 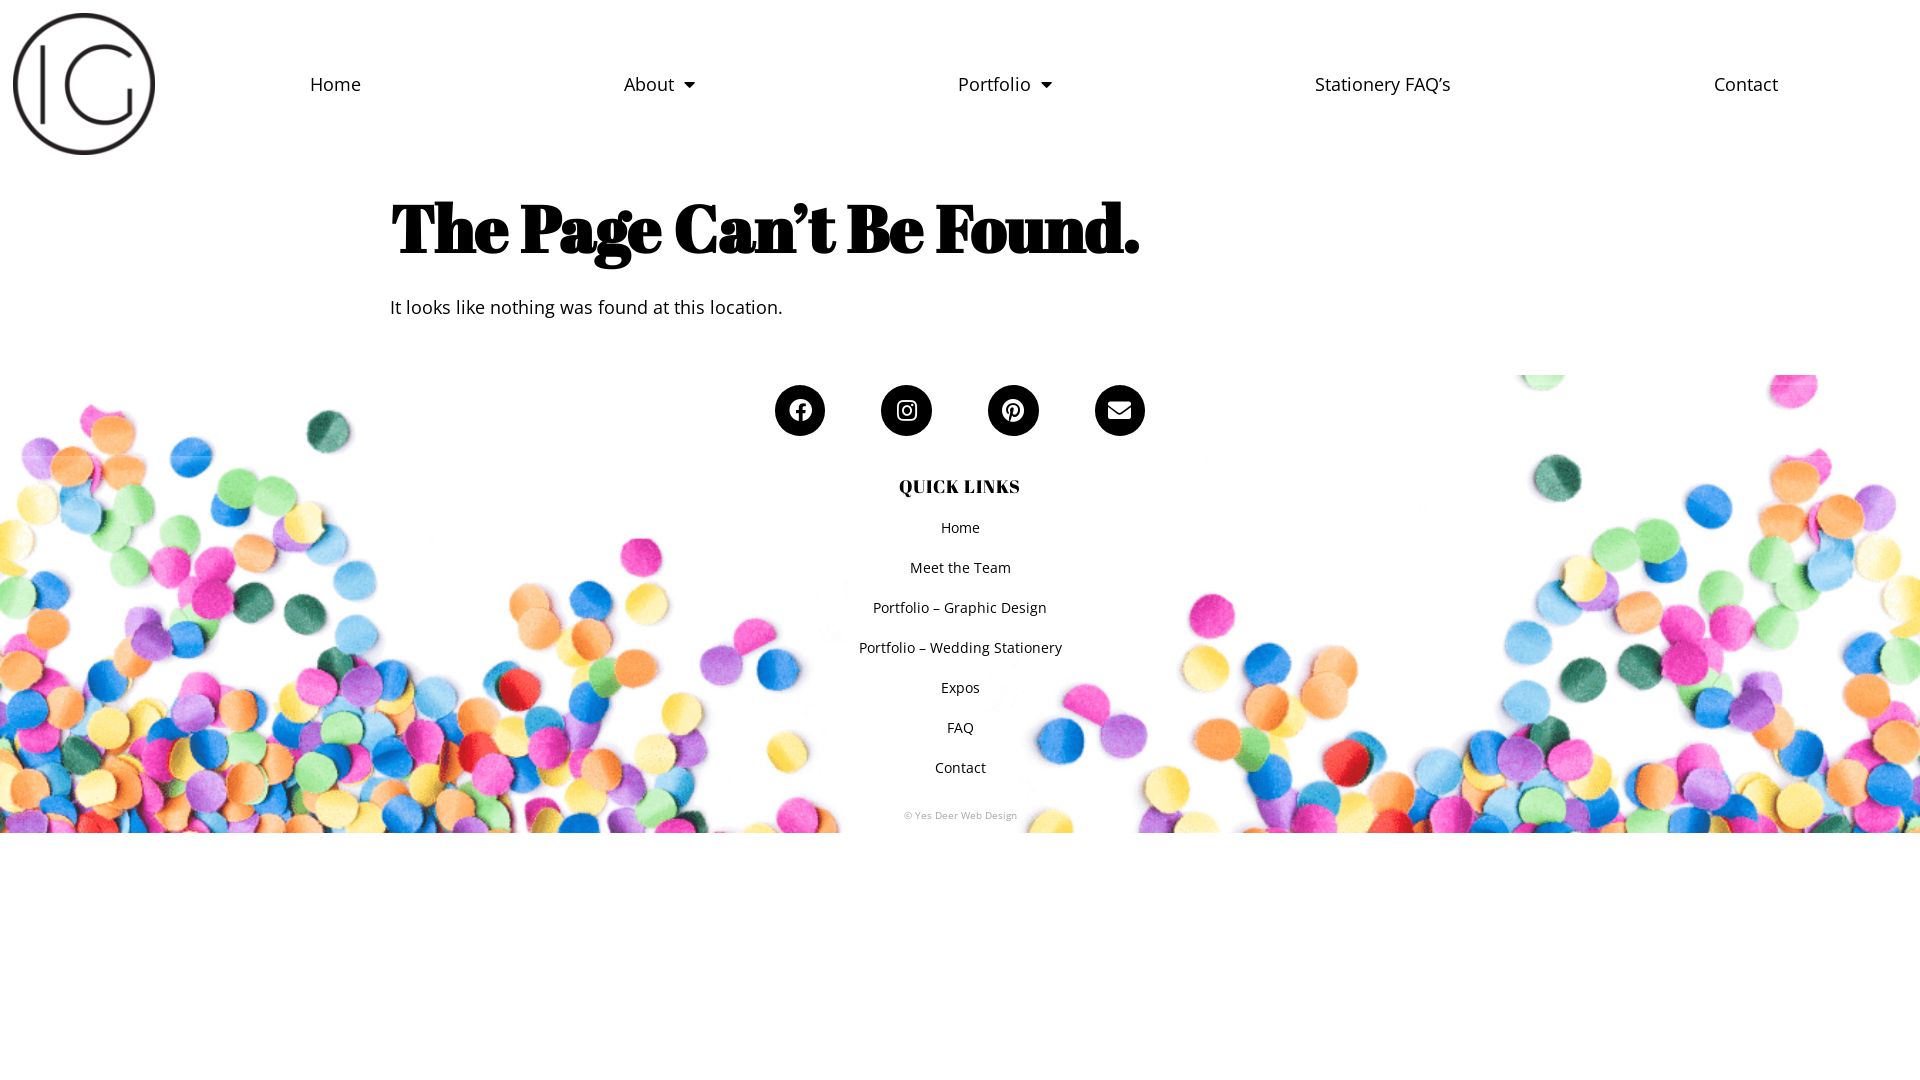 I want to click on 'Contact', so click(x=1745, y=83).